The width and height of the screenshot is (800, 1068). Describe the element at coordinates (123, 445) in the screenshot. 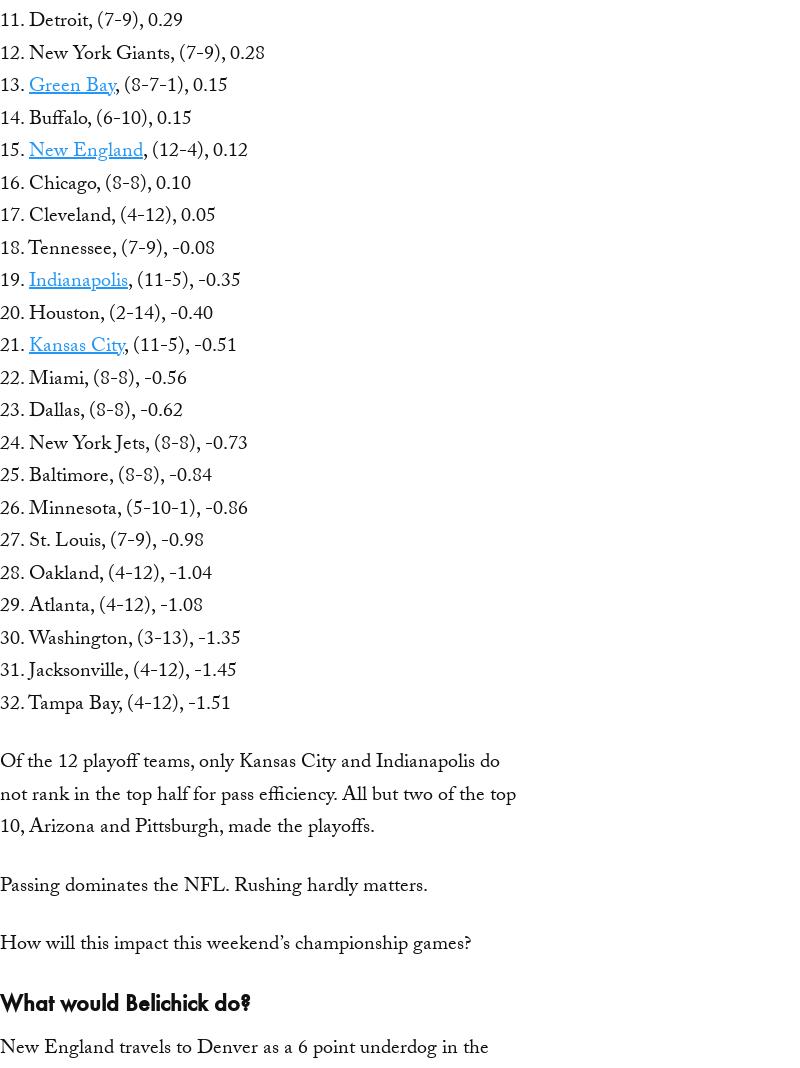

I see `'24. New York Jets, (8-8), -0.73'` at that location.